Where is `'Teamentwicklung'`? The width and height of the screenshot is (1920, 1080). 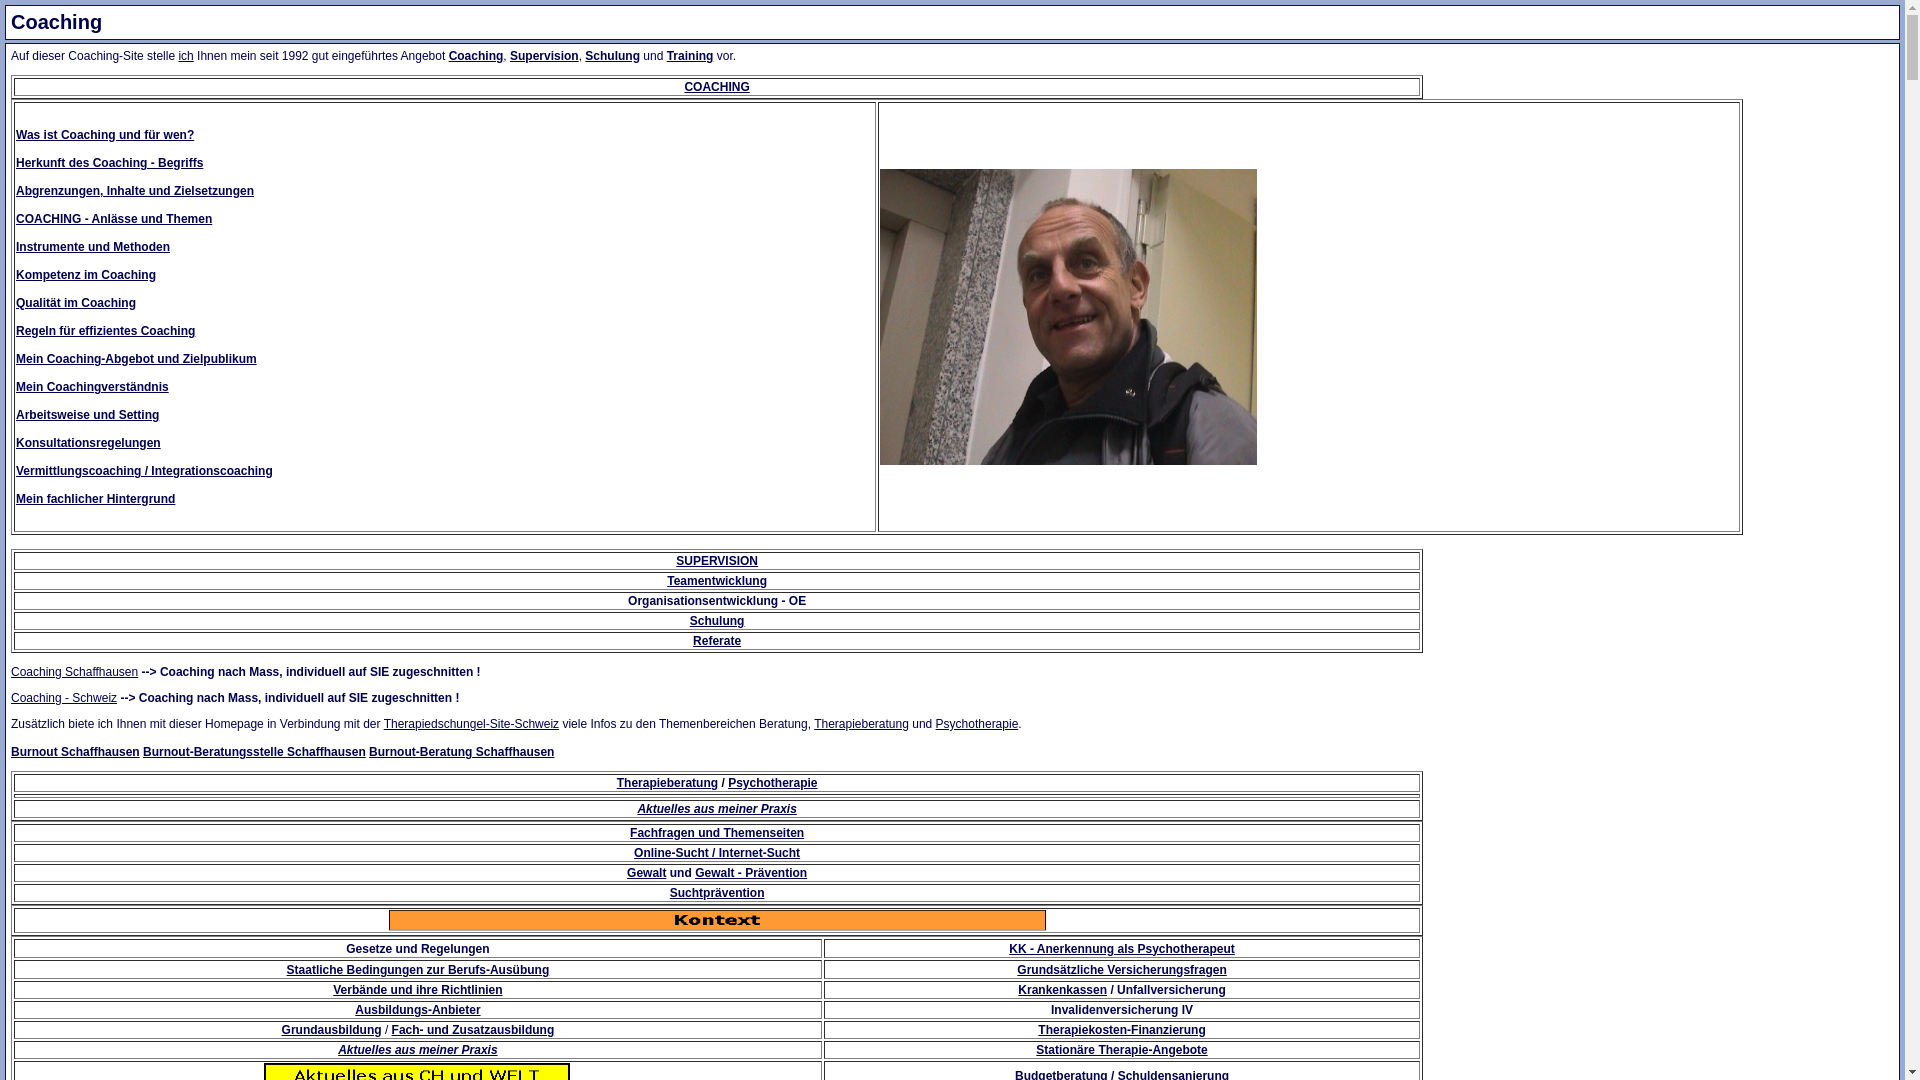 'Teamentwicklung' is located at coordinates (716, 581).